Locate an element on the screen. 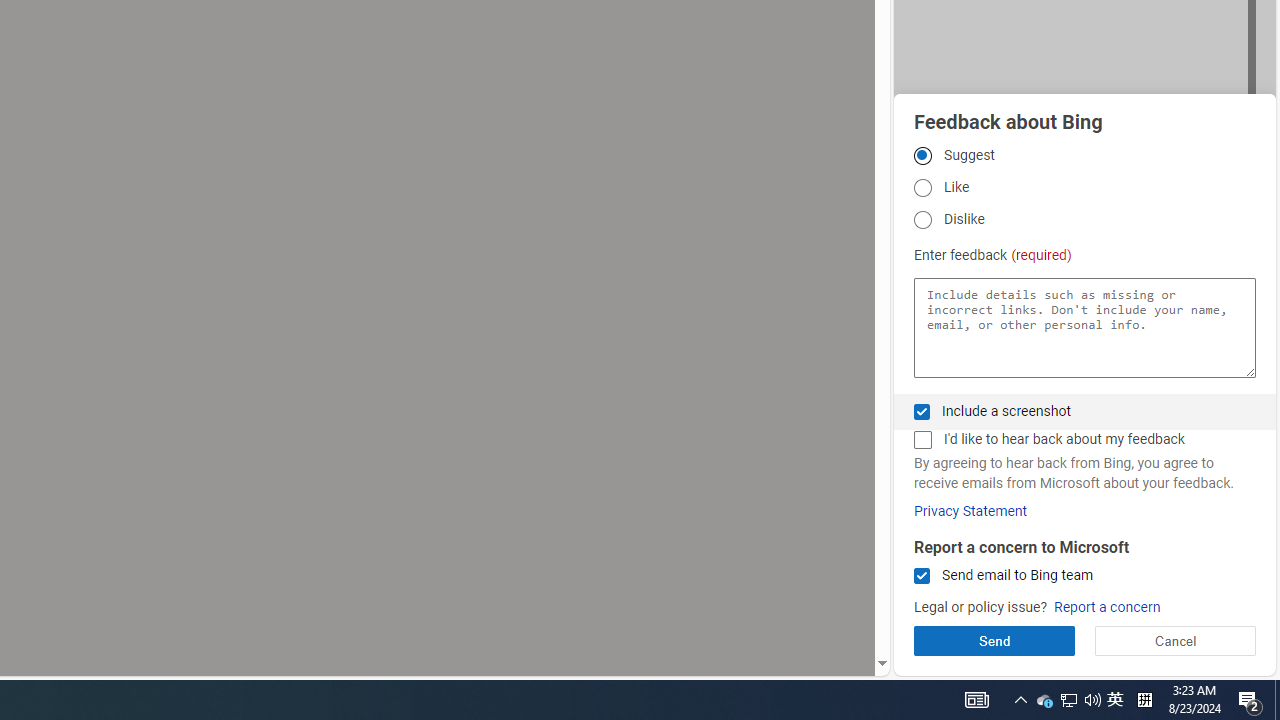 This screenshot has height=720, width=1280. 'Include a screenshot' is located at coordinates (921, 410).